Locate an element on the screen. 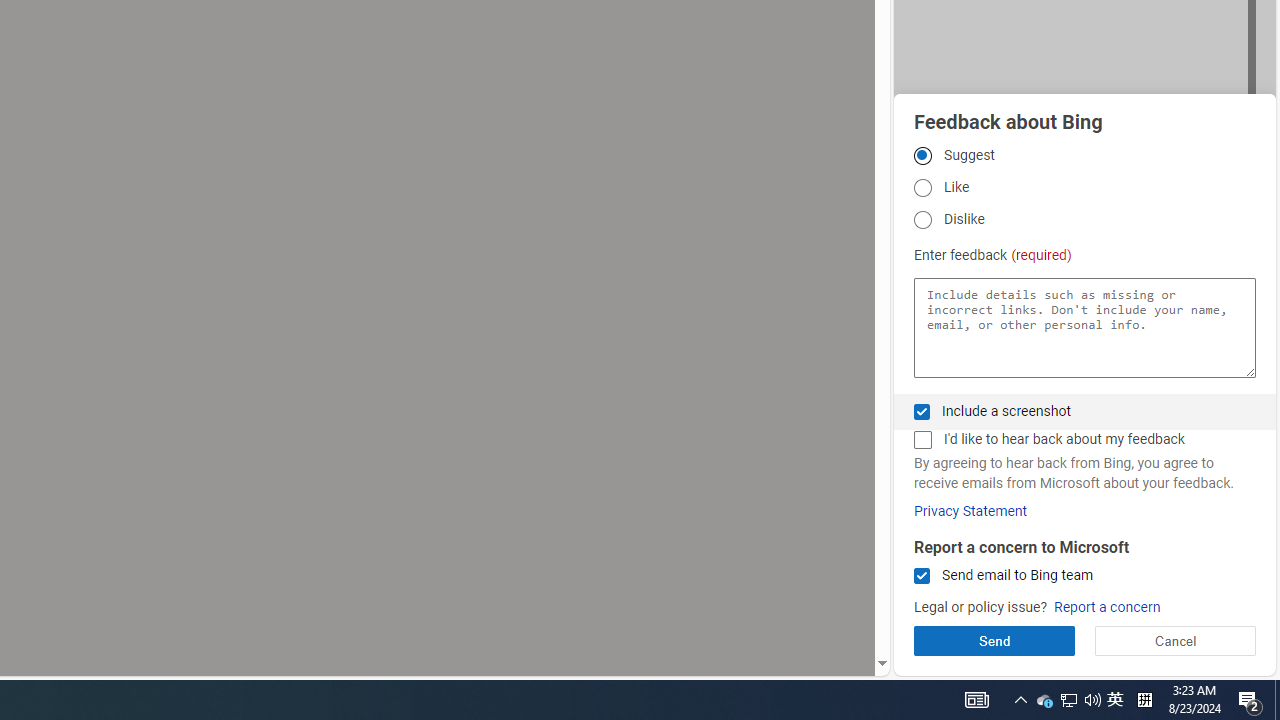 This screenshot has height=720, width=1280. 'Include a screenshot' is located at coordinates (921, 410).